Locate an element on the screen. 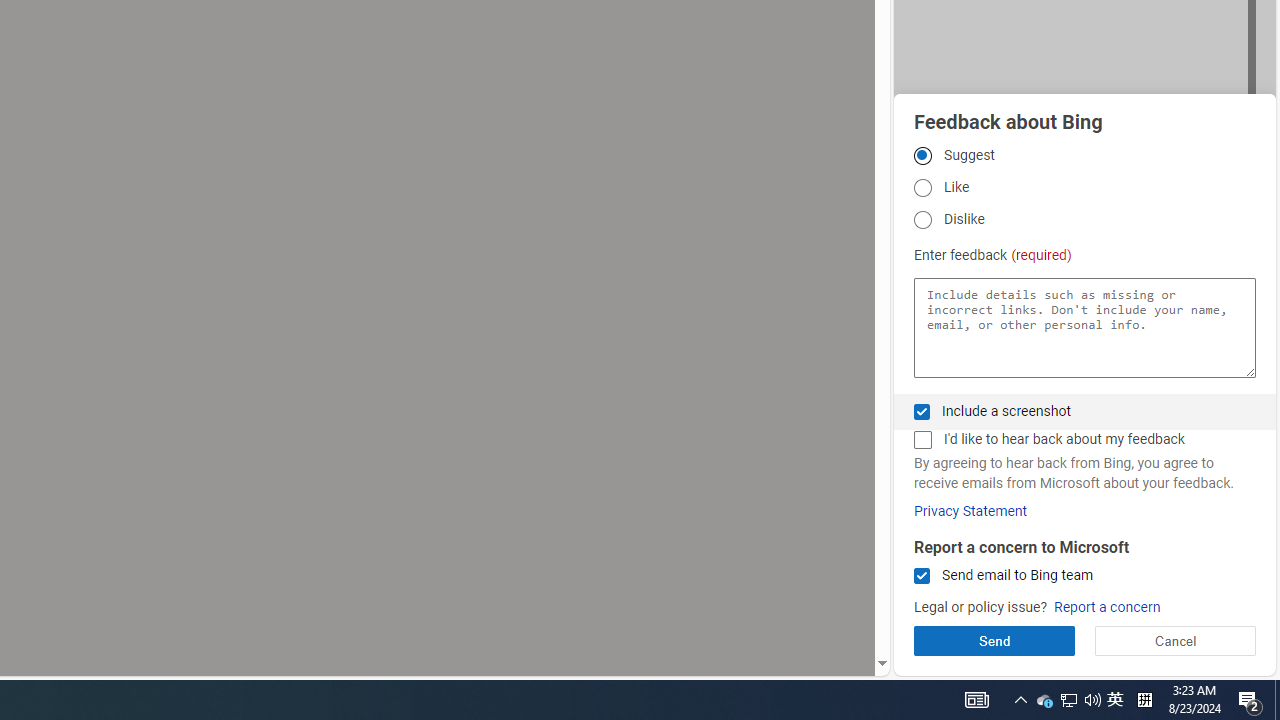 This screenshot has height=720, width=1280. 'Include a screenshot' is located at coordinates (921, 410).